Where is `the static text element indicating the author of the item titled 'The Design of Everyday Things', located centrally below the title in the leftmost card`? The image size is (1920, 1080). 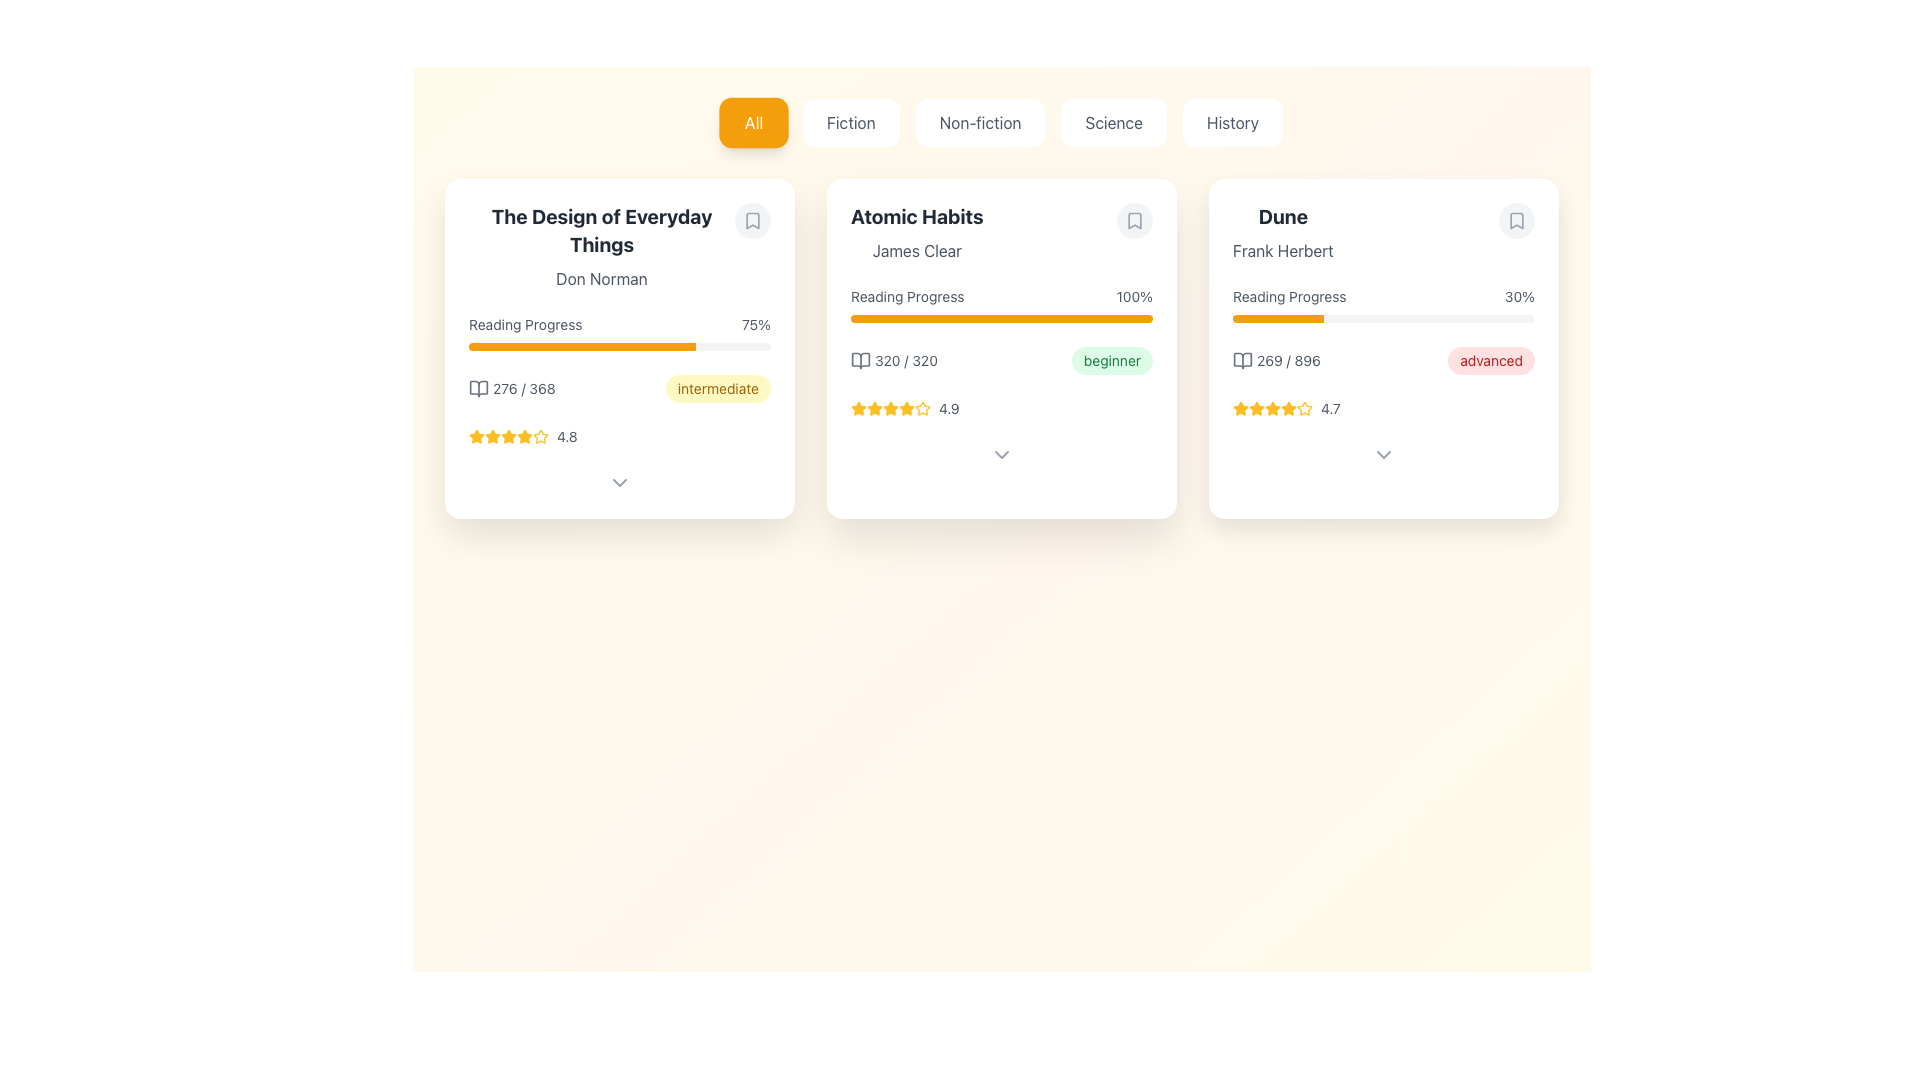 the static text element indicating the author of the item titled 'The Design of Everyday Things', located centrally below the title in the leftmost card is located at coordinates (600, 278).